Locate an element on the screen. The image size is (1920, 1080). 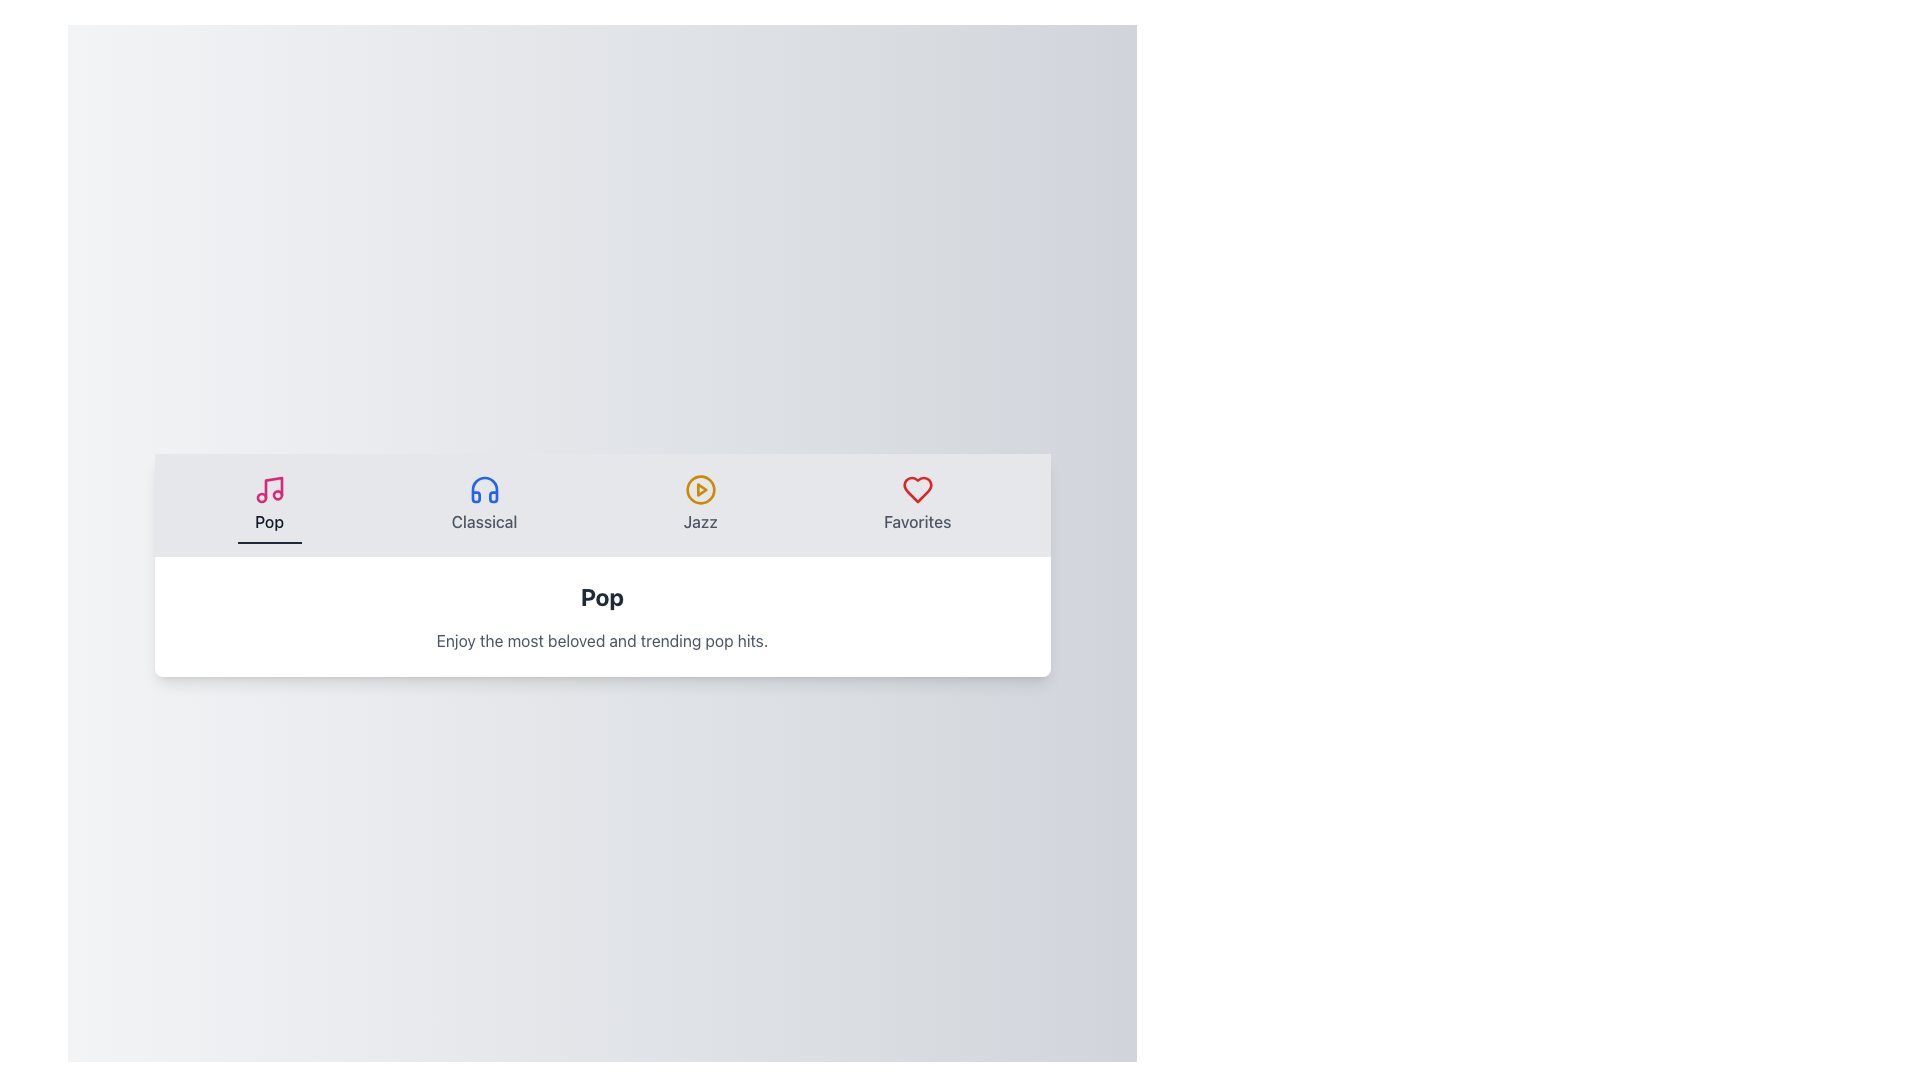
the heart-shaped red icon in the 'Favorites' section of the bottom navigation menu to interact or navigate is located at coordinates (916, 489).